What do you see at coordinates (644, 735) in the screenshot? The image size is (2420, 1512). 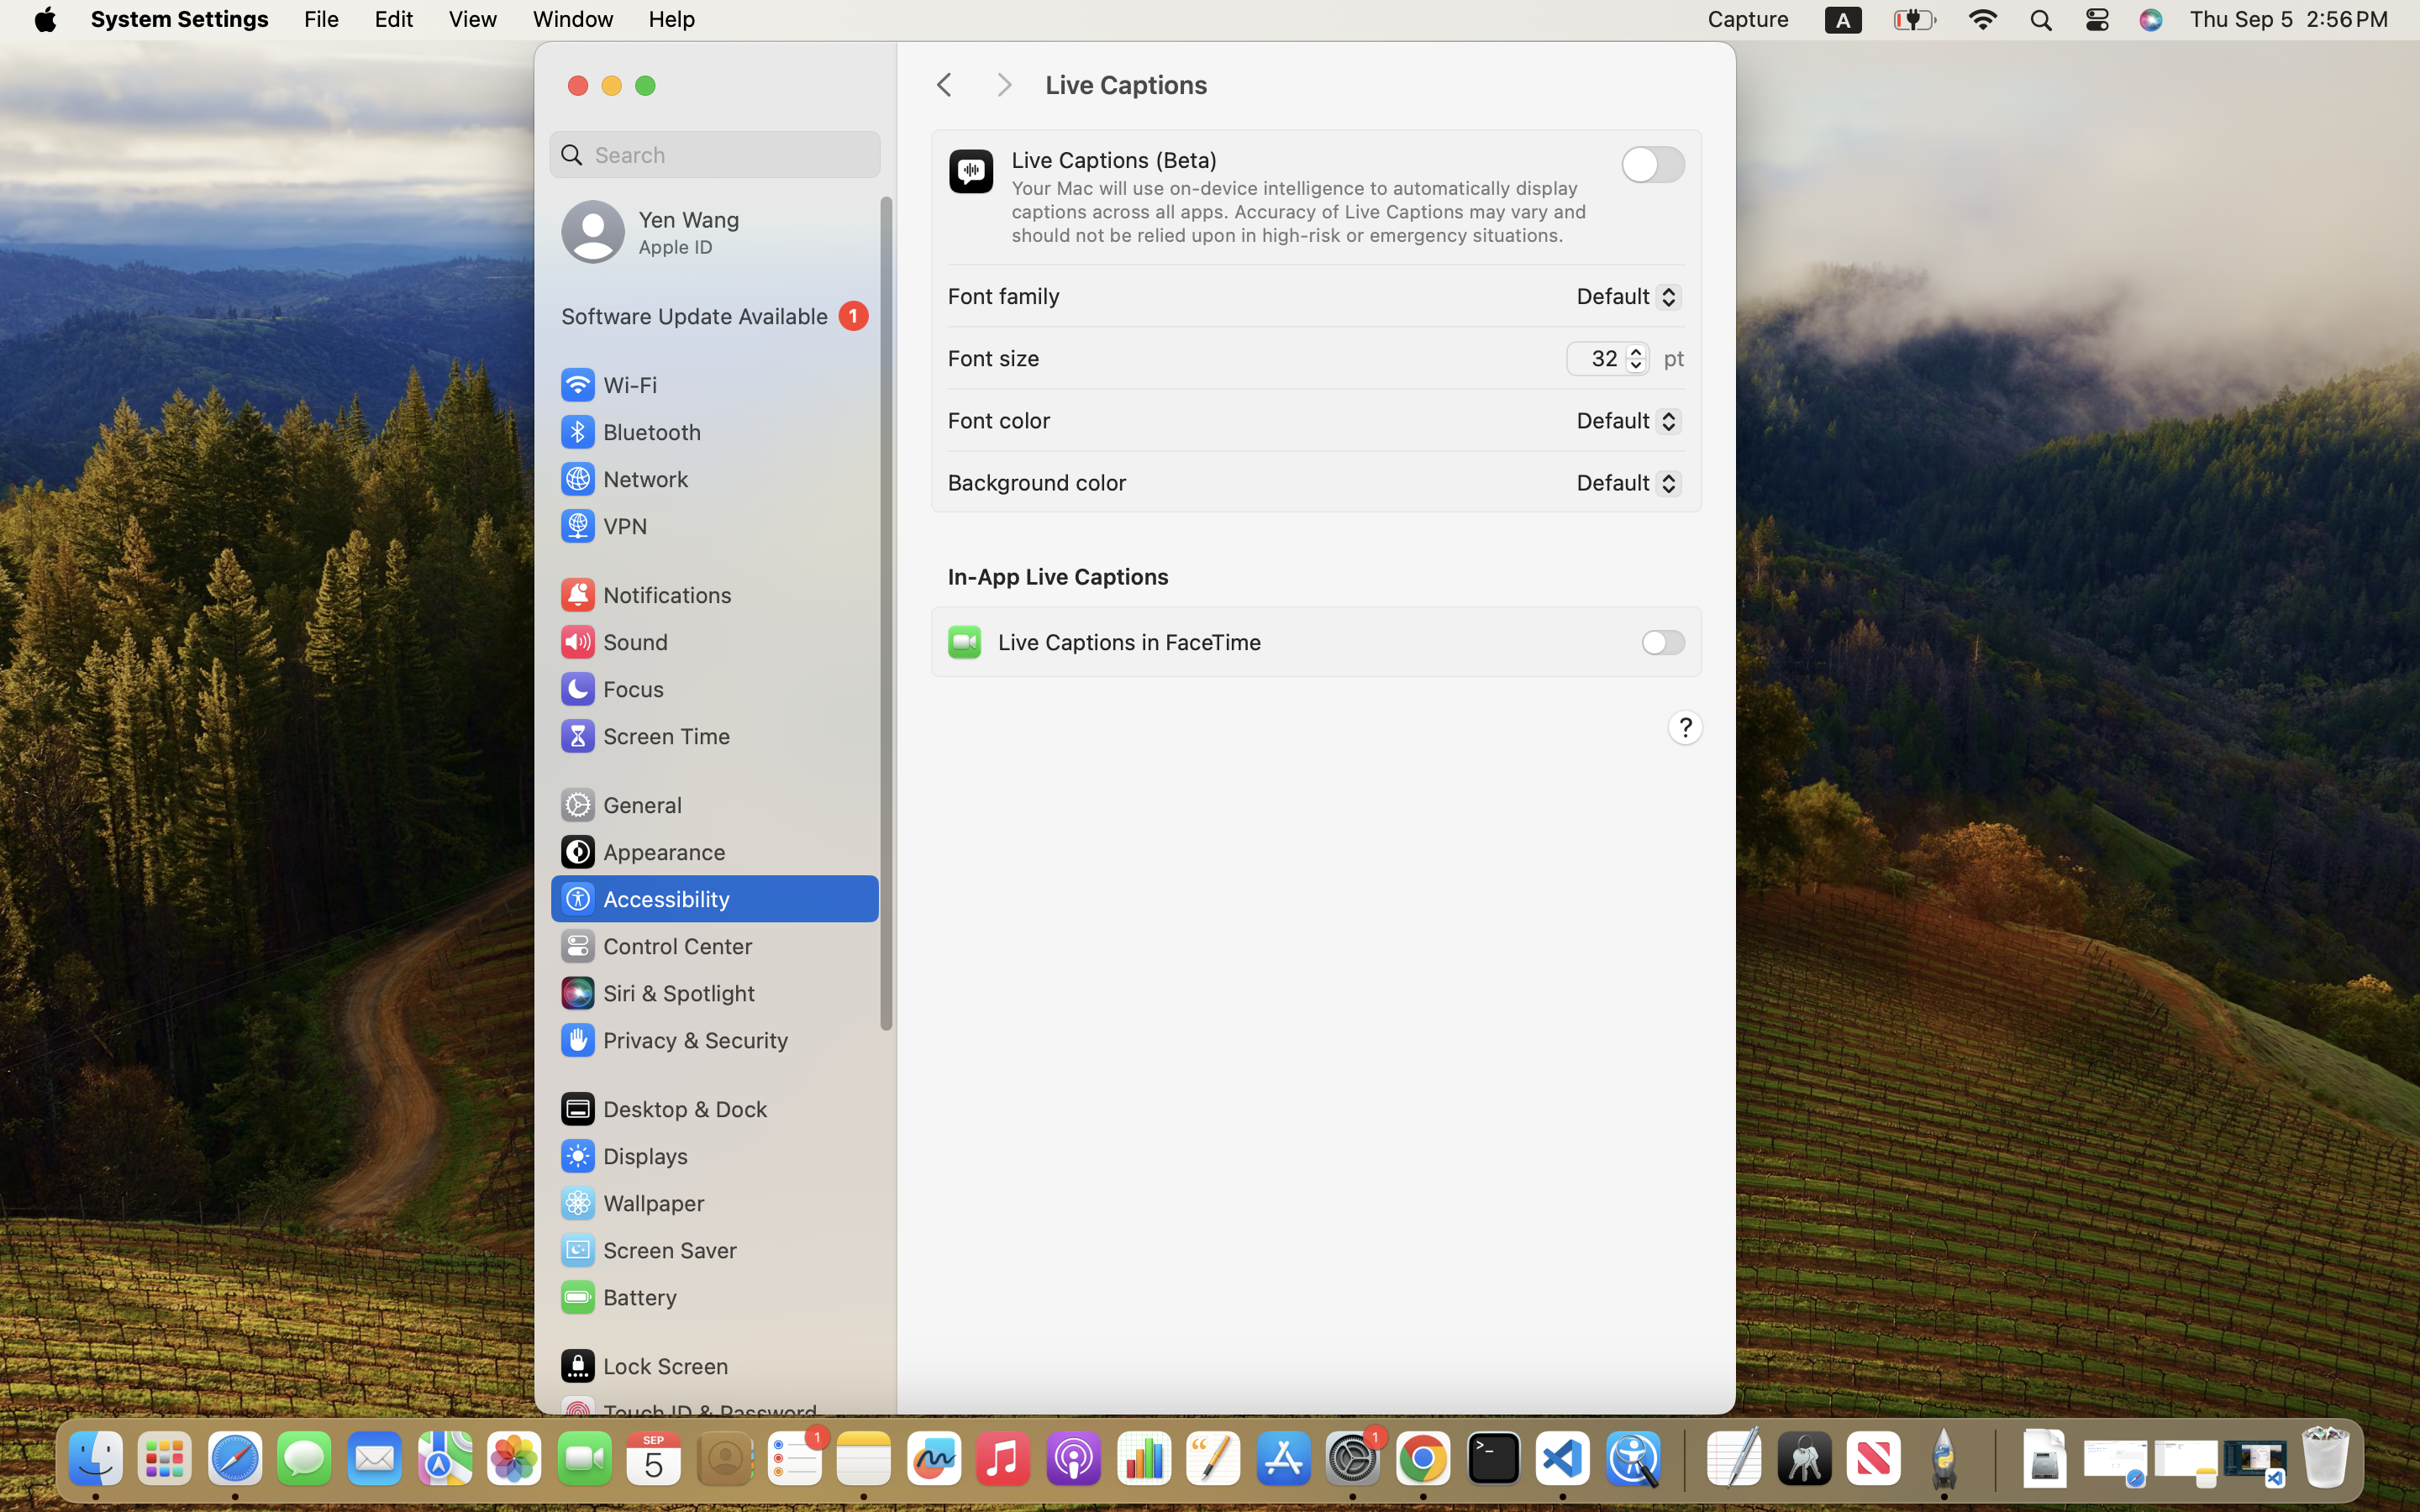 I see `'Screen Time'` at bounding box center [644, 735].